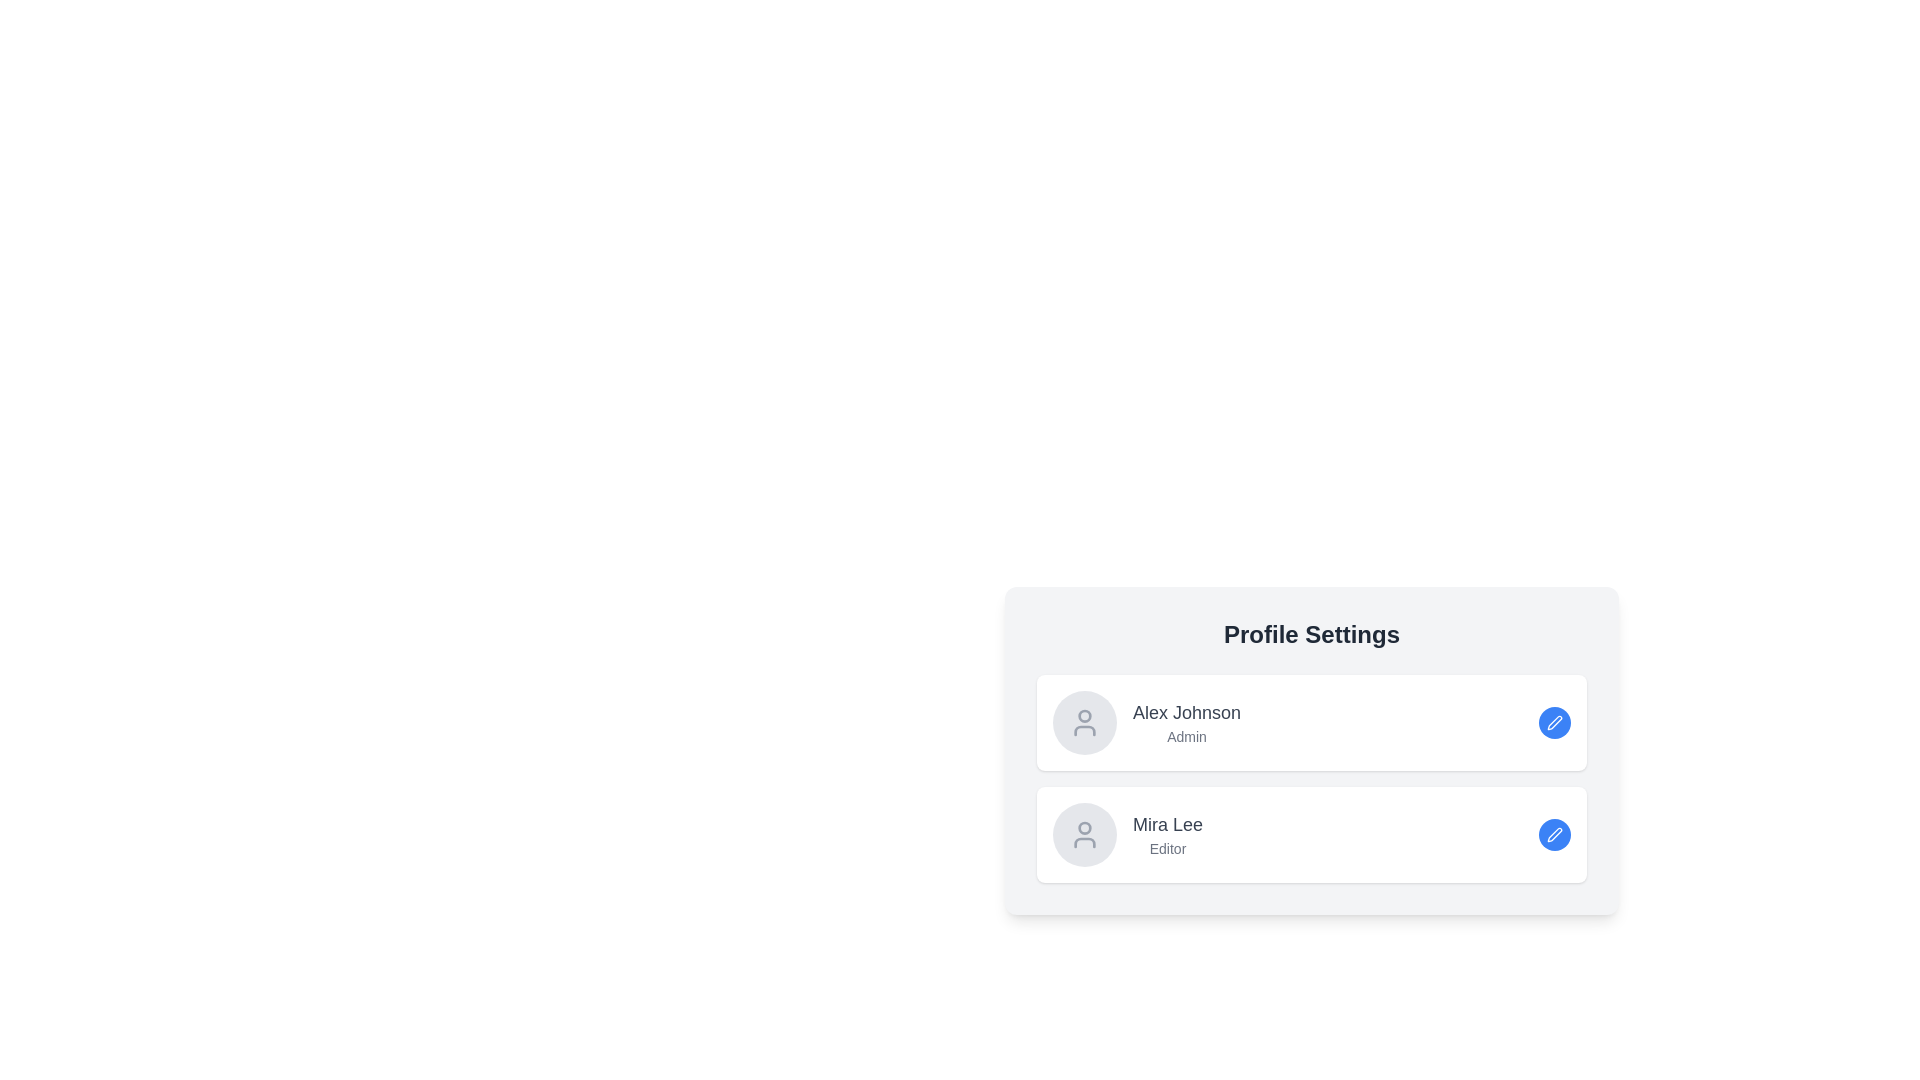 This screenshot has height=1080, width=1920. Describe the element at coordinates (1554, 722) in the screenshot. I see `the blue circular button containing the SVG icon beside 'Alex Johnson' to access additional features` at that location.